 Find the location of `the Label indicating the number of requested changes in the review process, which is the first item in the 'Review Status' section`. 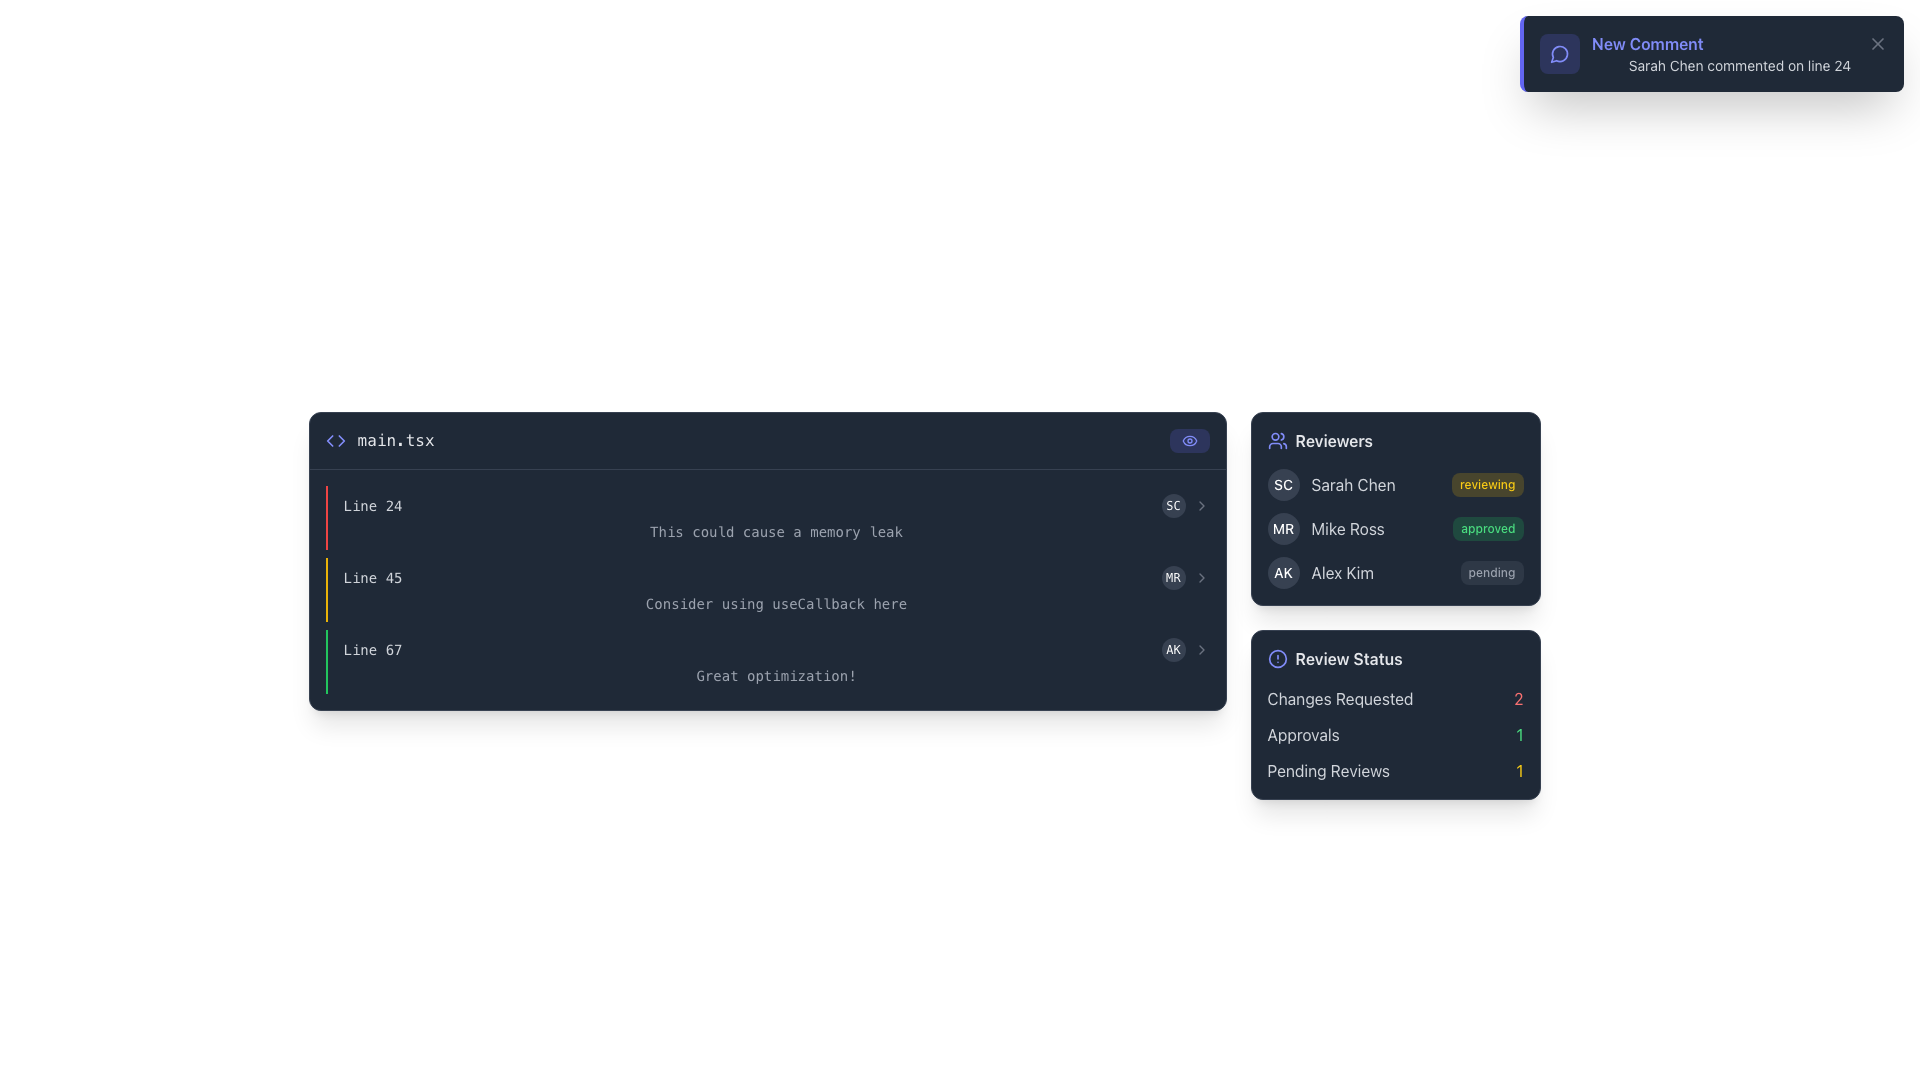

the Label indicating the number of requested changes in the review process, which is the first item in the 'Review Status' section is located at coordinates (1394, 697).